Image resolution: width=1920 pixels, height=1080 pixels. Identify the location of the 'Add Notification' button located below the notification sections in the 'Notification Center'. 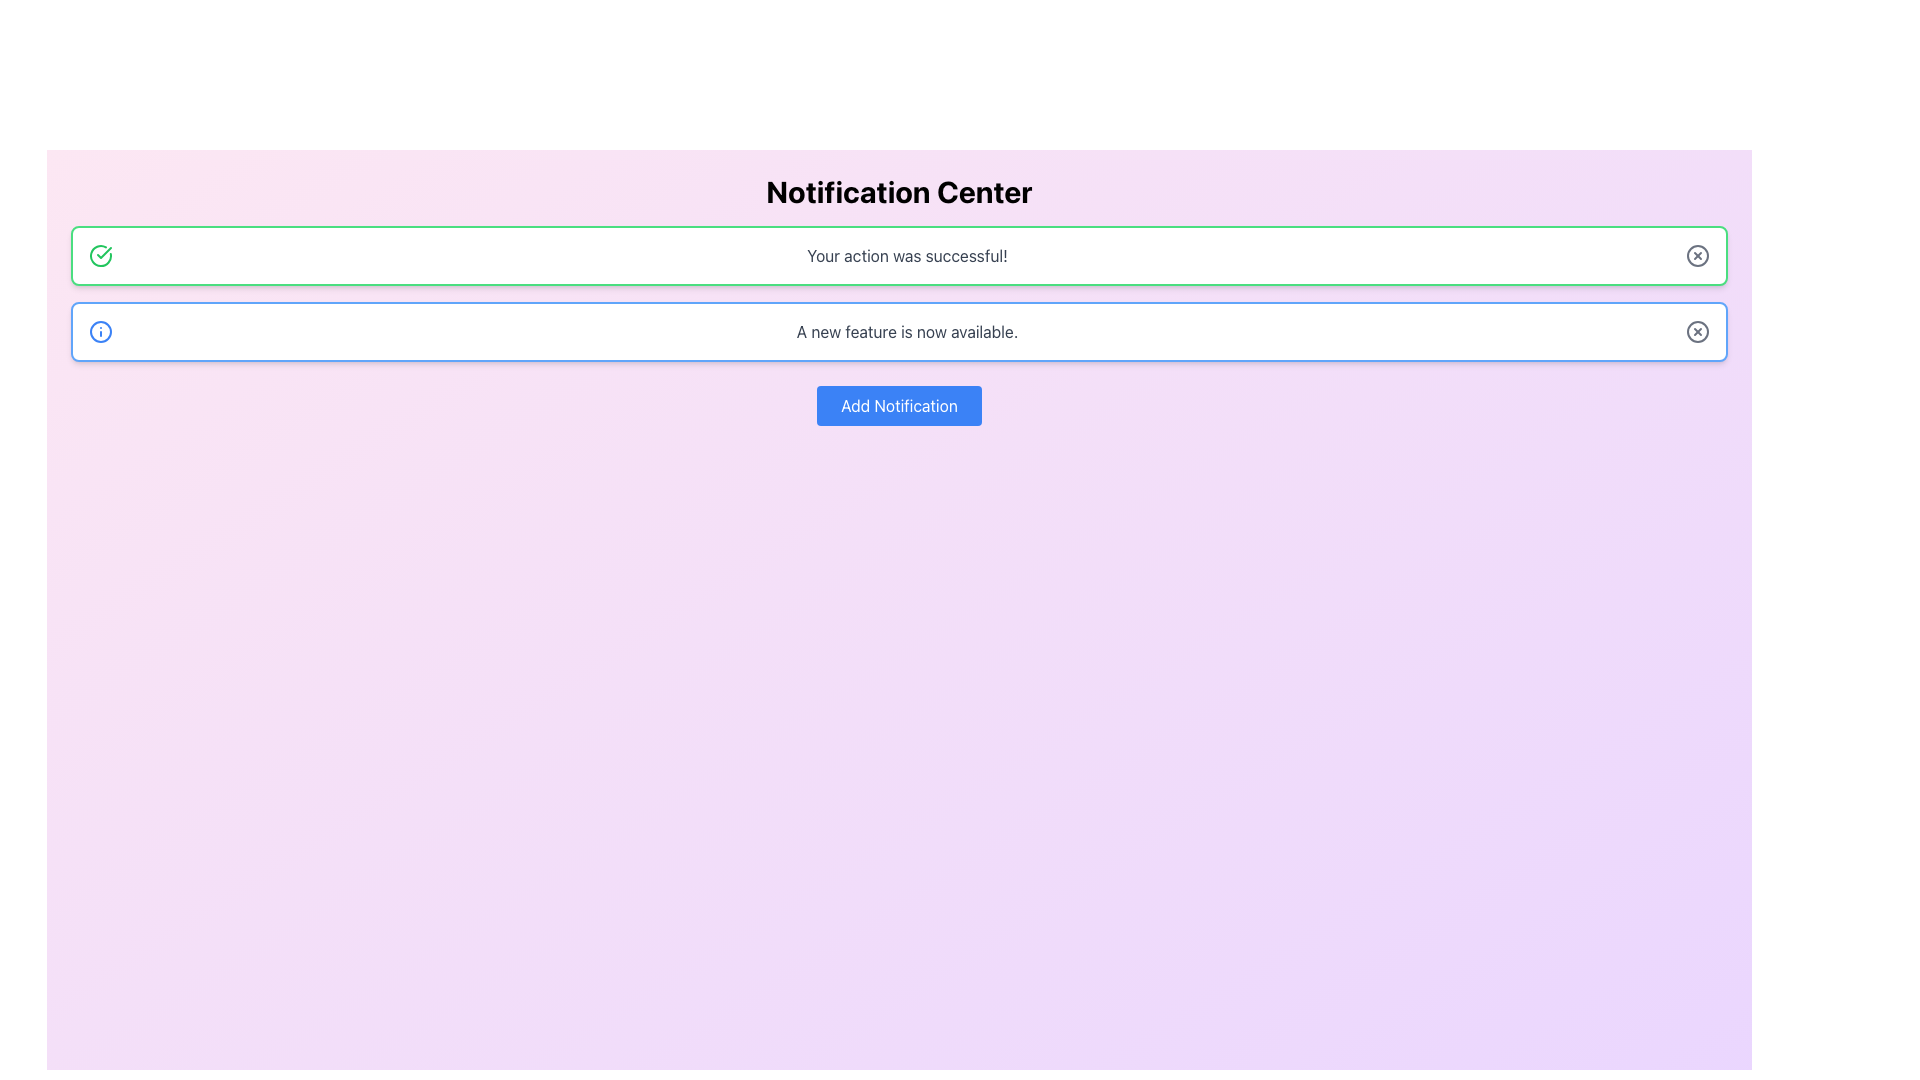
(898, 405).